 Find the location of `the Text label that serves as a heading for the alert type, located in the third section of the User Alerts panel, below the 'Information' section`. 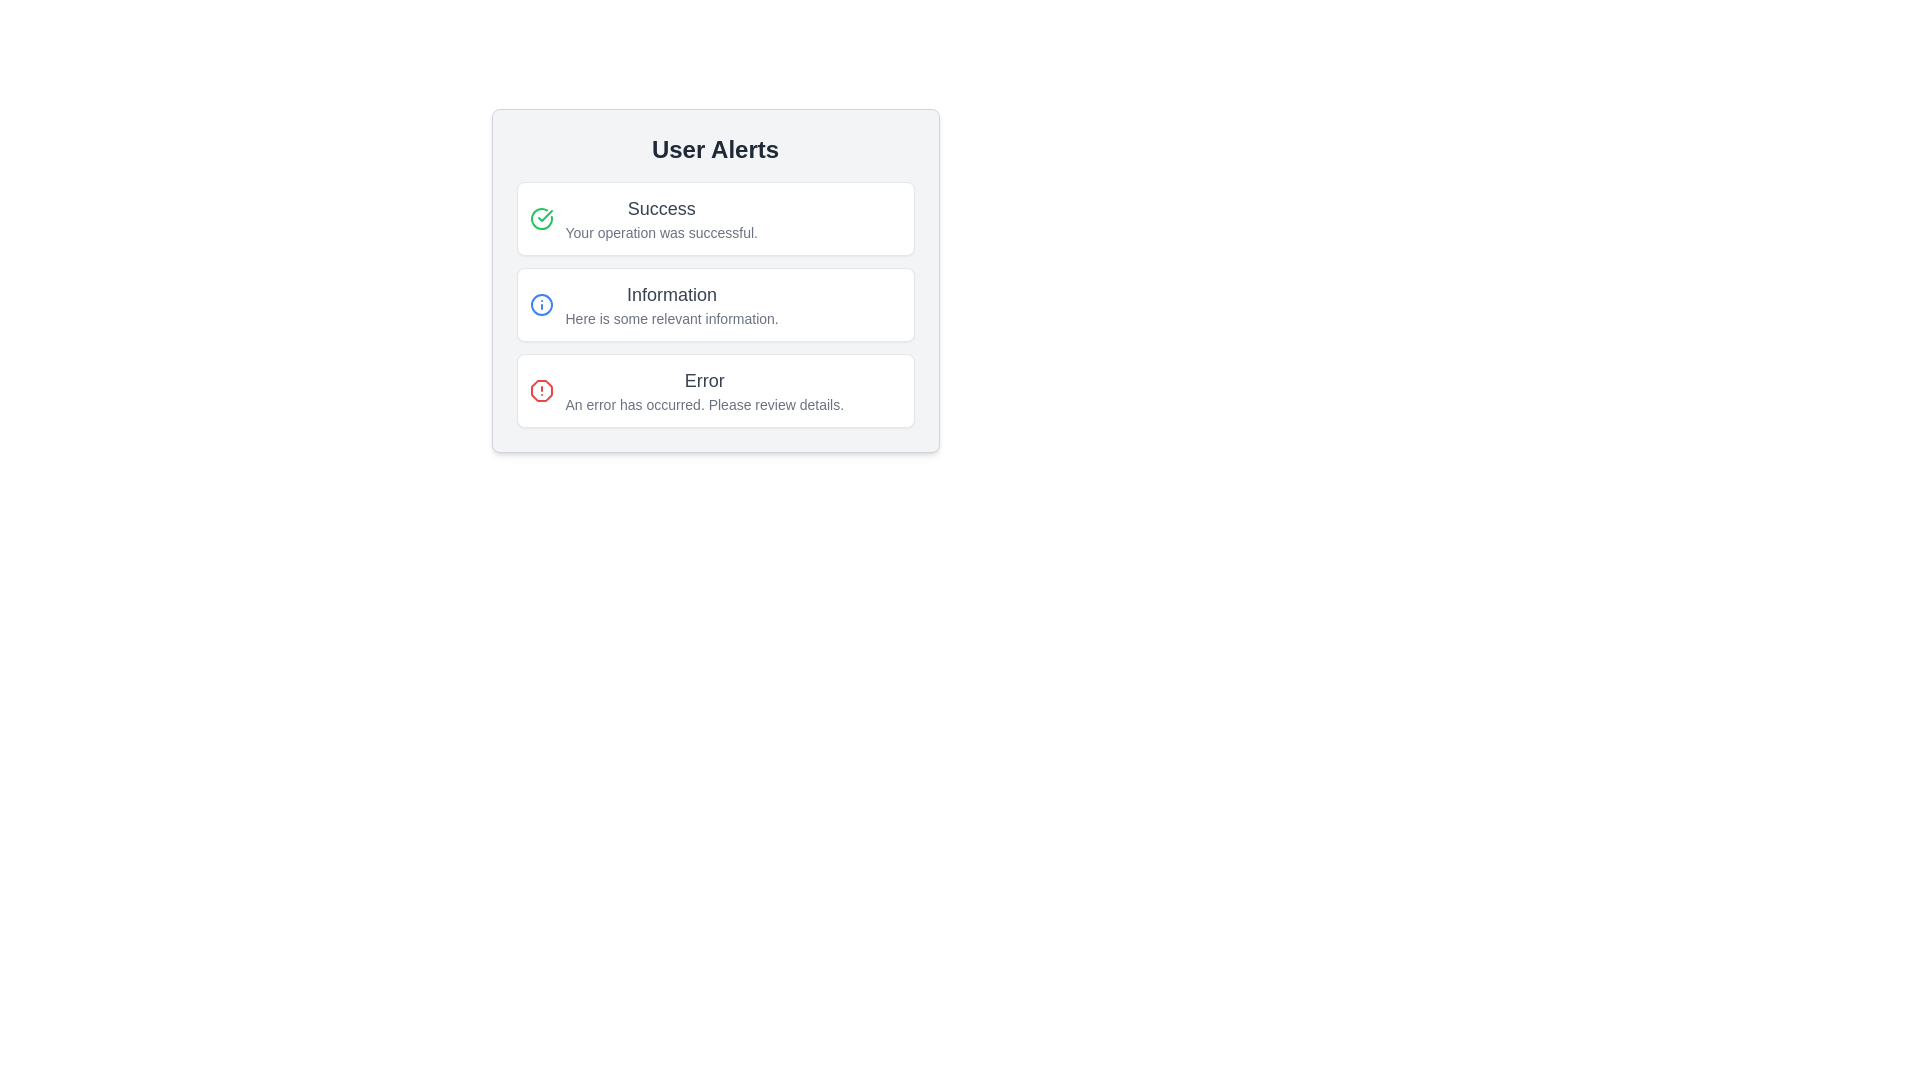

the Text label that serves as a heading for the alert type, located in the third section of the User Alerts panel, below the 'Information' section is located at coordinates (704, 381).